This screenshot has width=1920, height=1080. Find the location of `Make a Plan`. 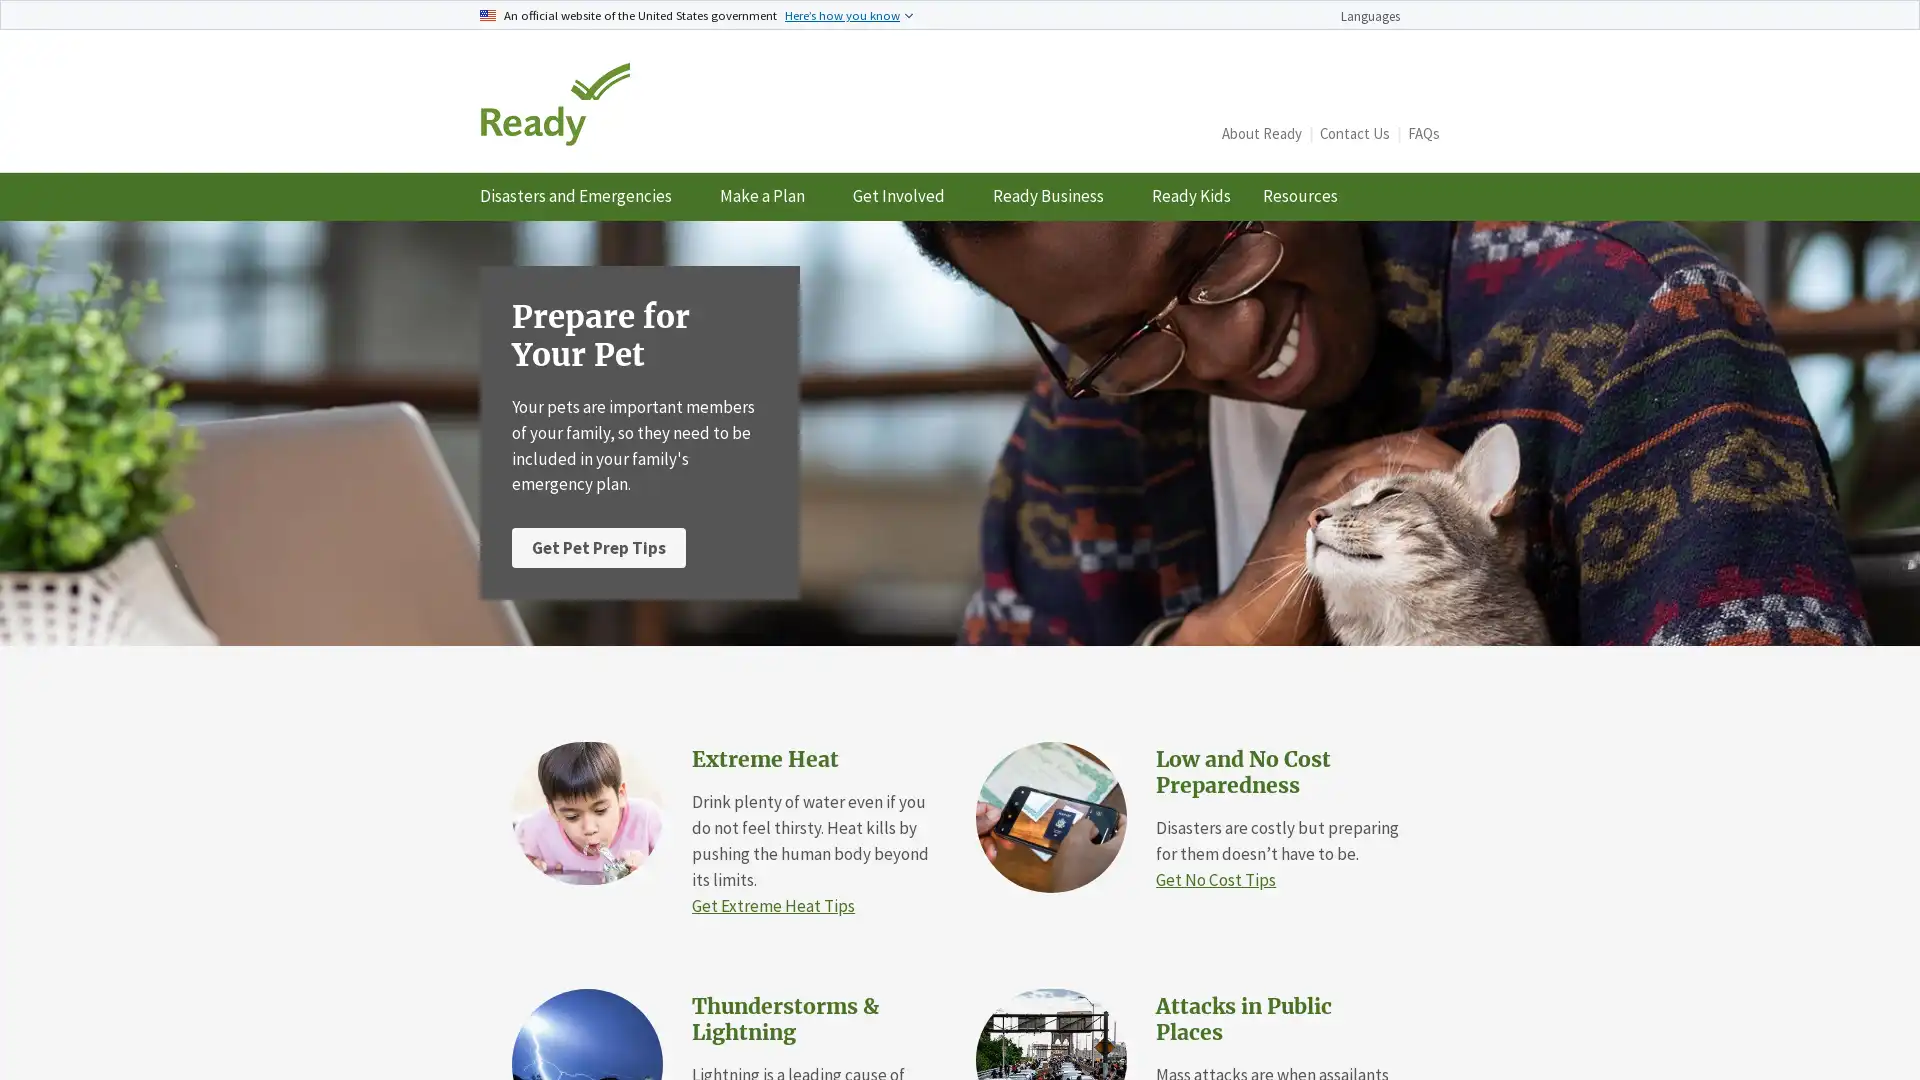

Make a Plan is located at coordinates (769, 196).